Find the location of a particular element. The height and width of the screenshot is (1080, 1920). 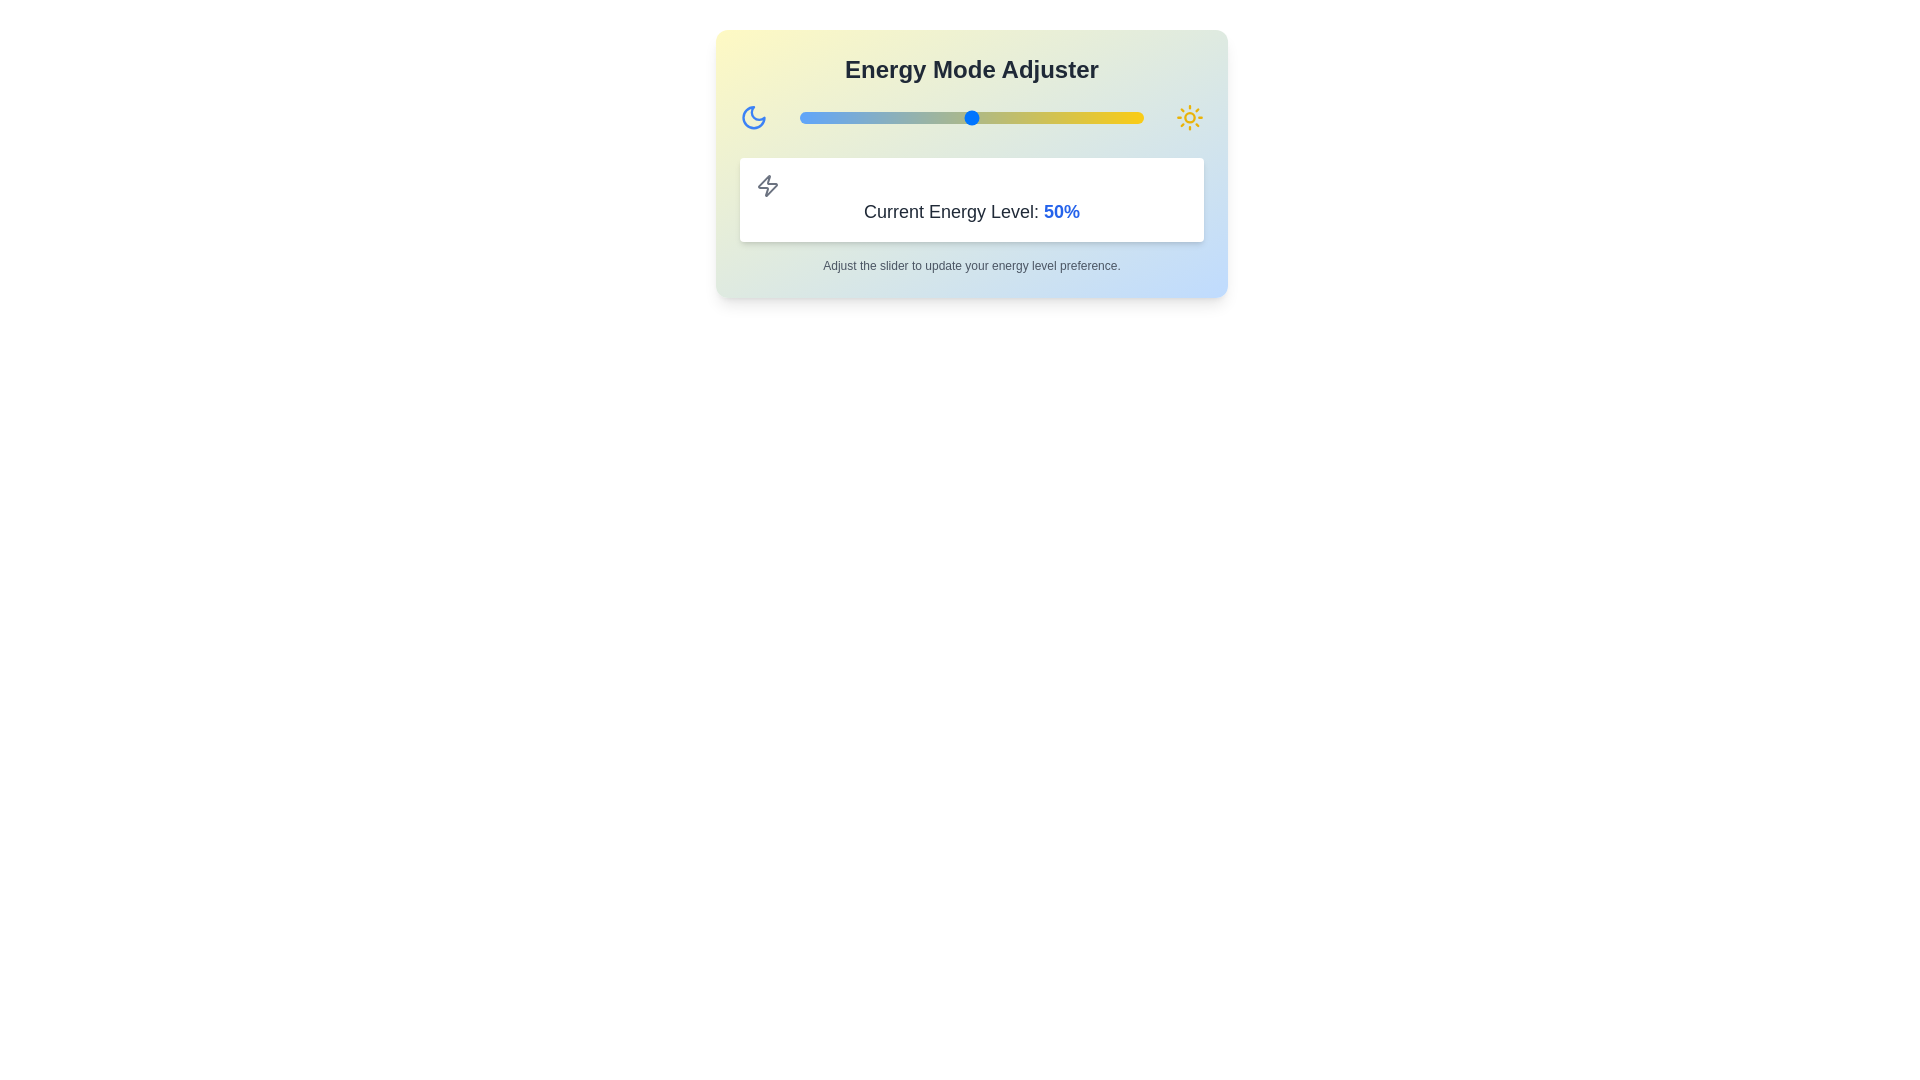

the Zap icon in the Current Energy Level section is located at coordinates (767, 185).